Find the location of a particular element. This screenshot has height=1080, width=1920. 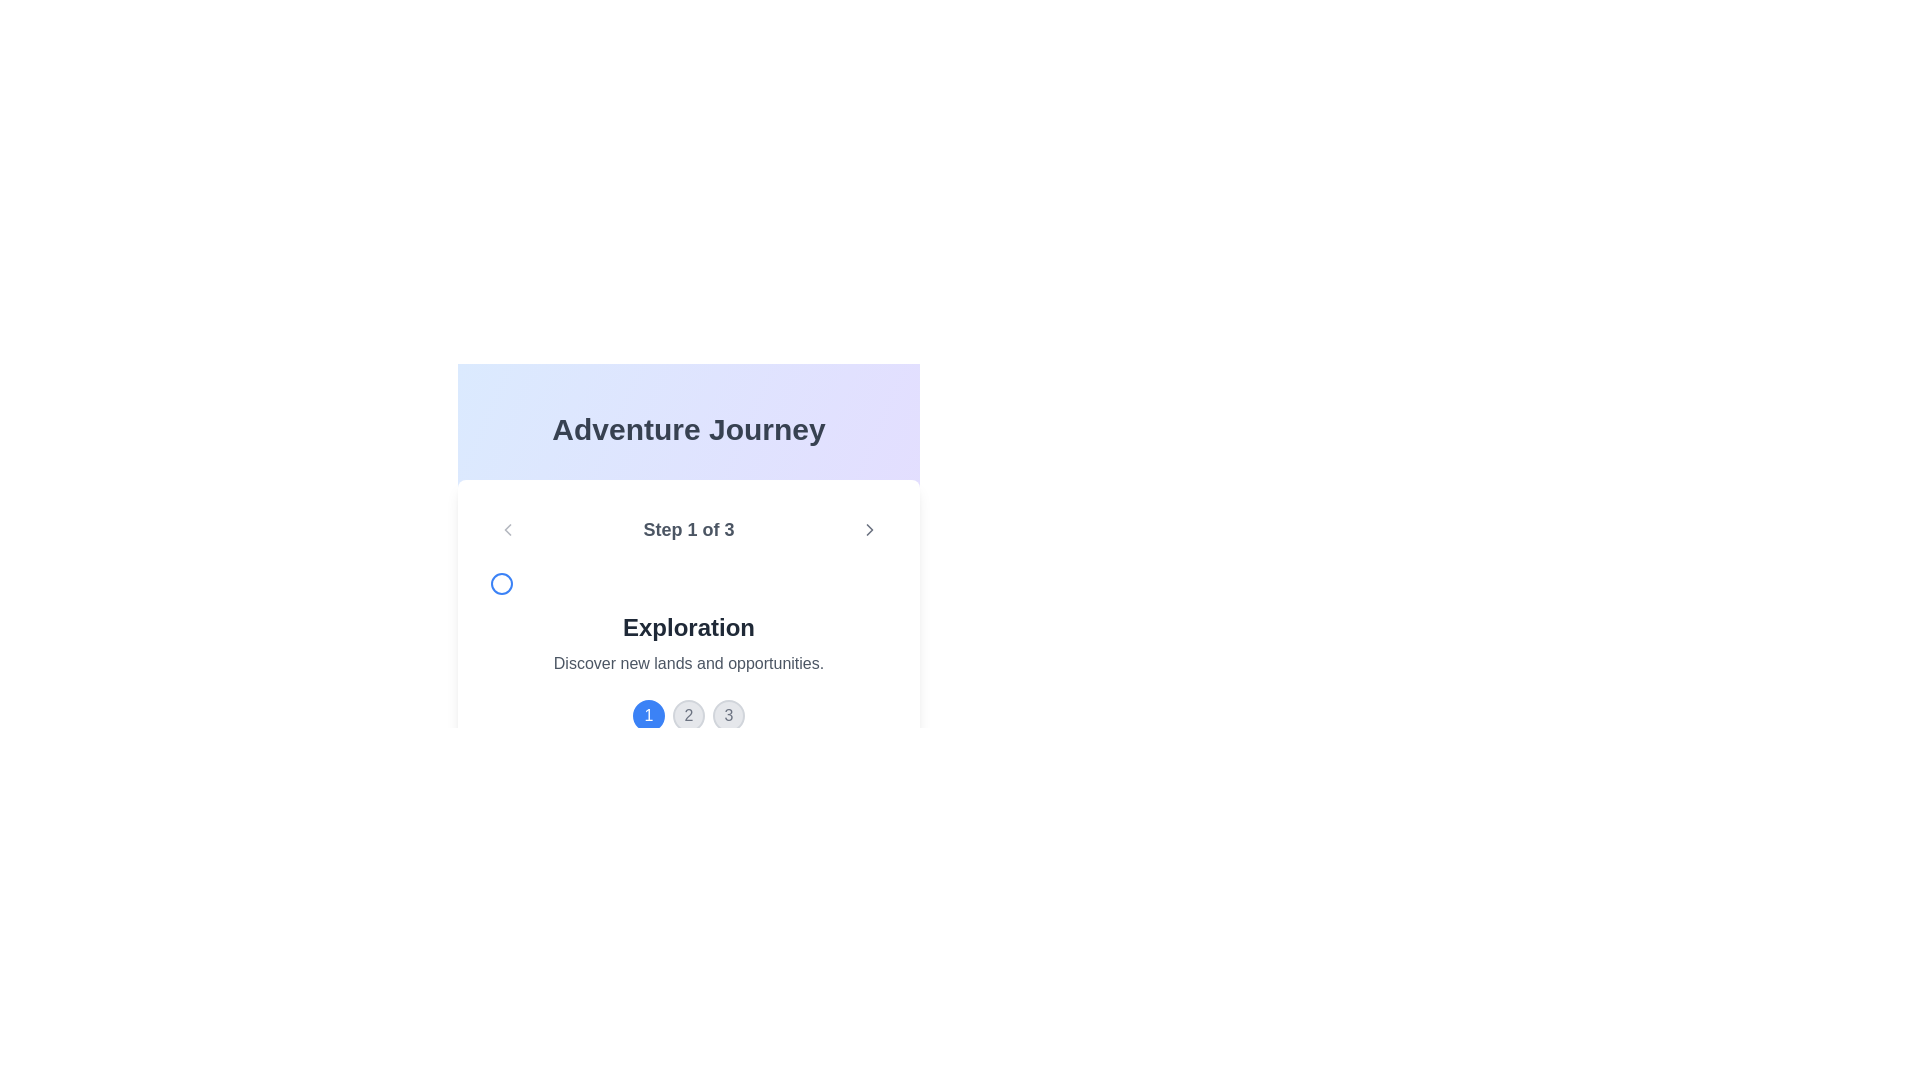

the static progress indicator text label that displays the current step of the process, located centrally between the navigational buttons beneath the 'Adventure Journey' heading is located at coordinates (688, 528).